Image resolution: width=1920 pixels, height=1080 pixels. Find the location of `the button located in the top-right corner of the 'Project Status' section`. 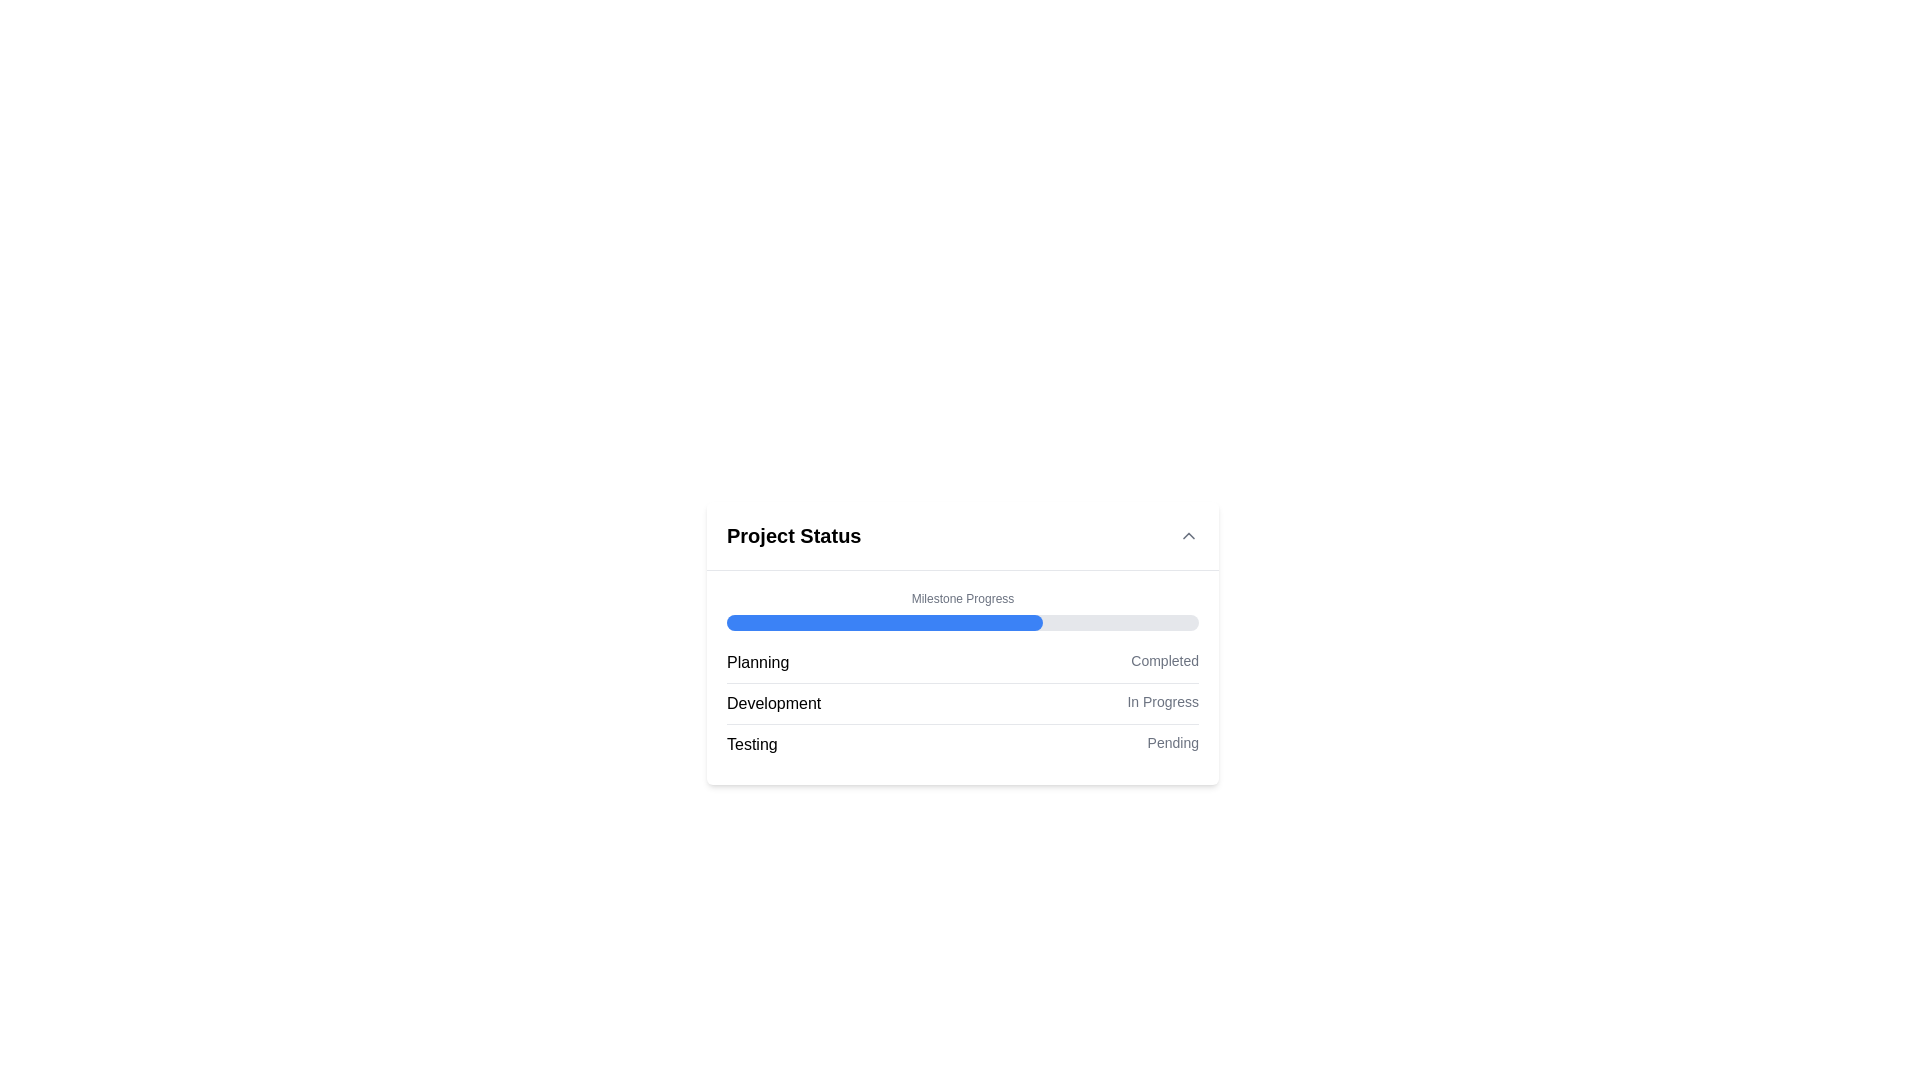

the button located in the top-right corner of the 'Project Status' section is located at coordinates (1189, 535).